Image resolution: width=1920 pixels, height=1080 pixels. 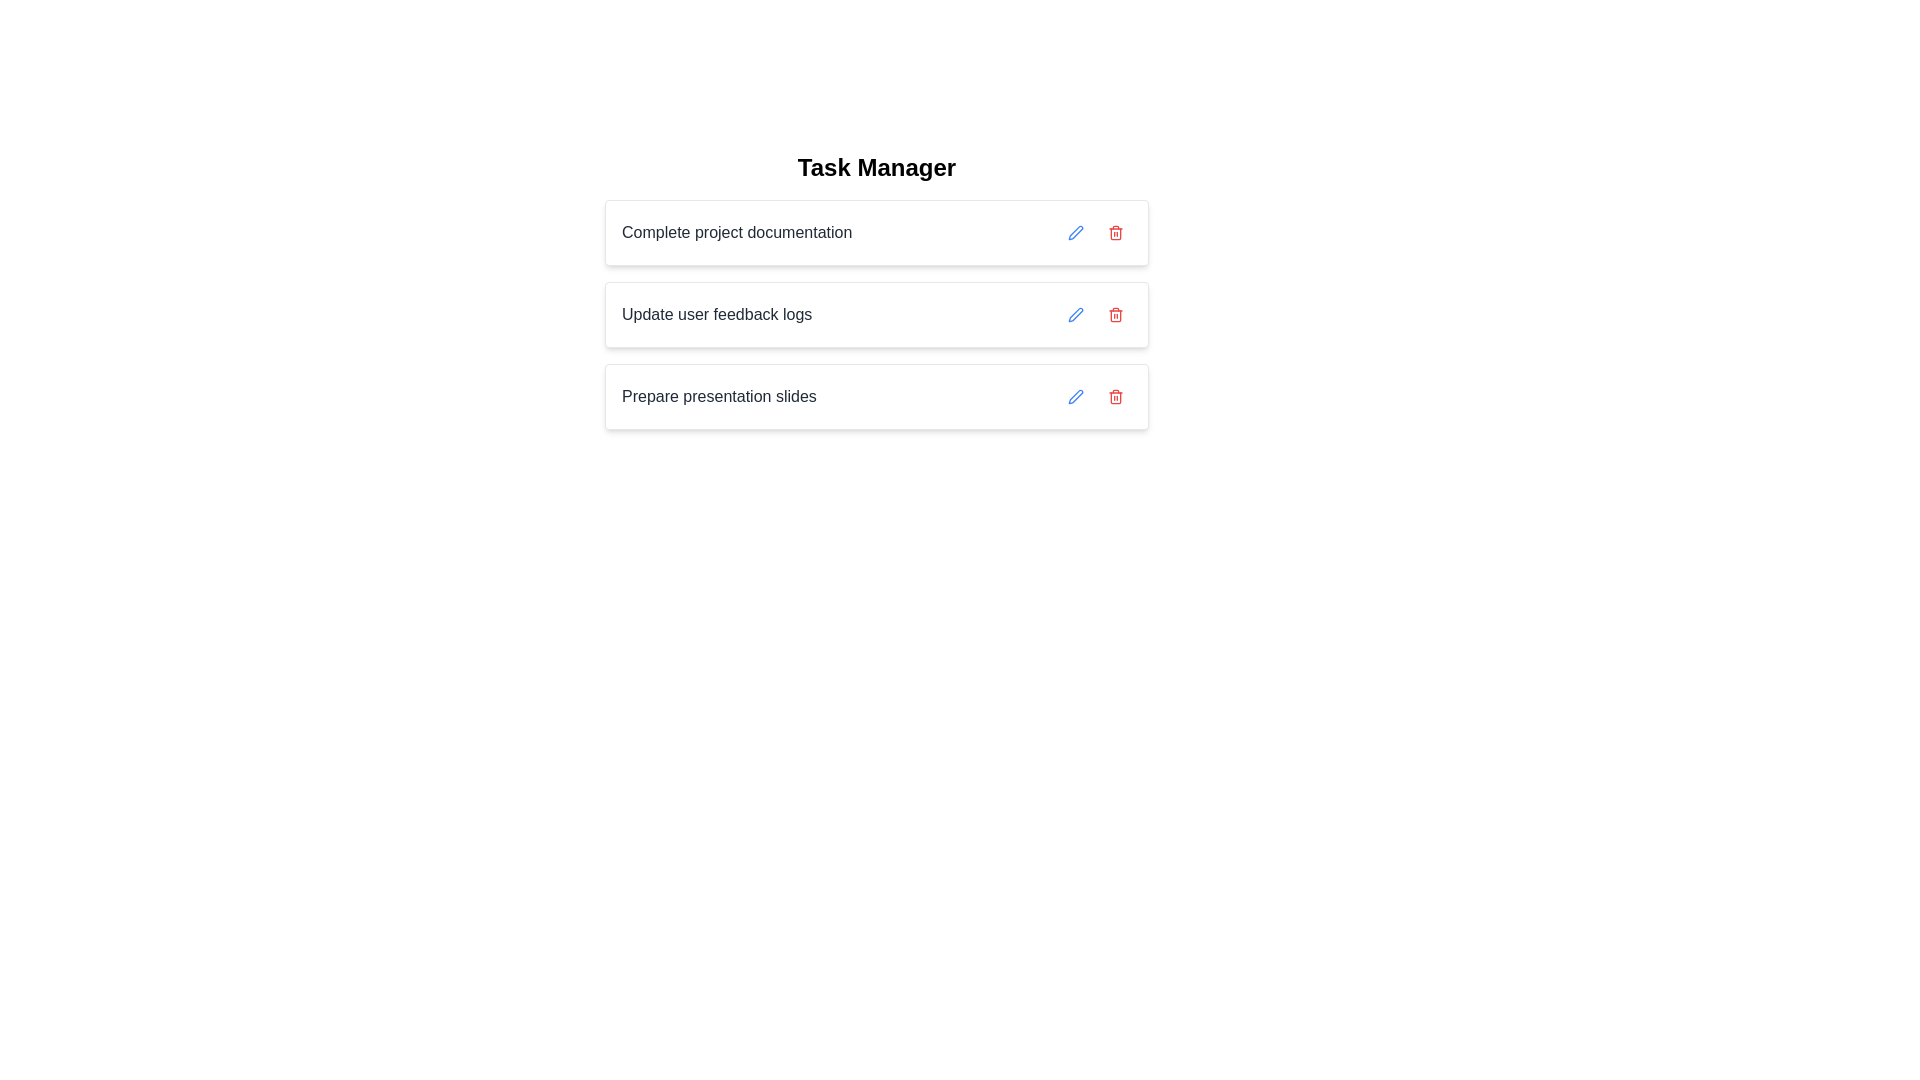 What do you see at coordinates (1115, 315) in the screenshot?
I see `the Trash Bin icon` at bounding box center [1115, 315].